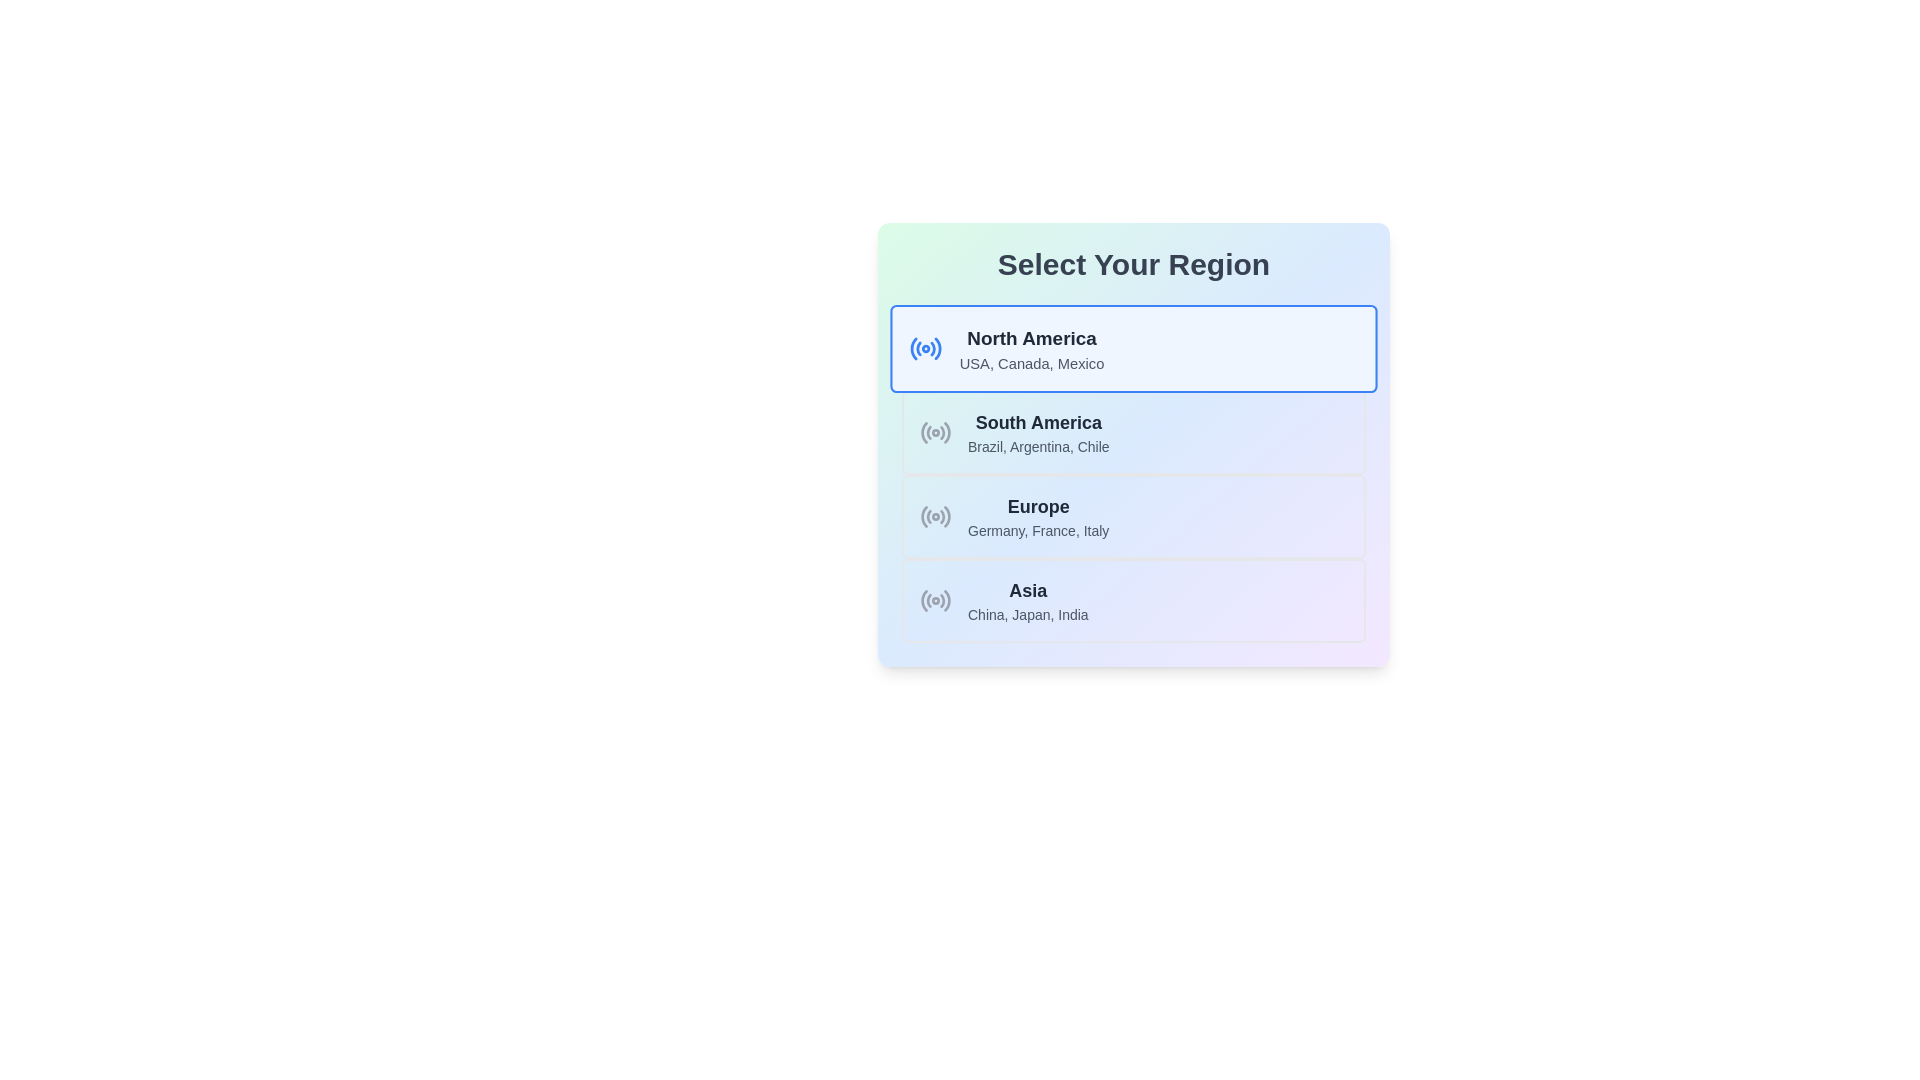 The height and width of the screenshot is (1080, 1920). I want to click on the second line of text in the 'South America' section, which lists countries in the region as an informational label, so click(1038, 446).